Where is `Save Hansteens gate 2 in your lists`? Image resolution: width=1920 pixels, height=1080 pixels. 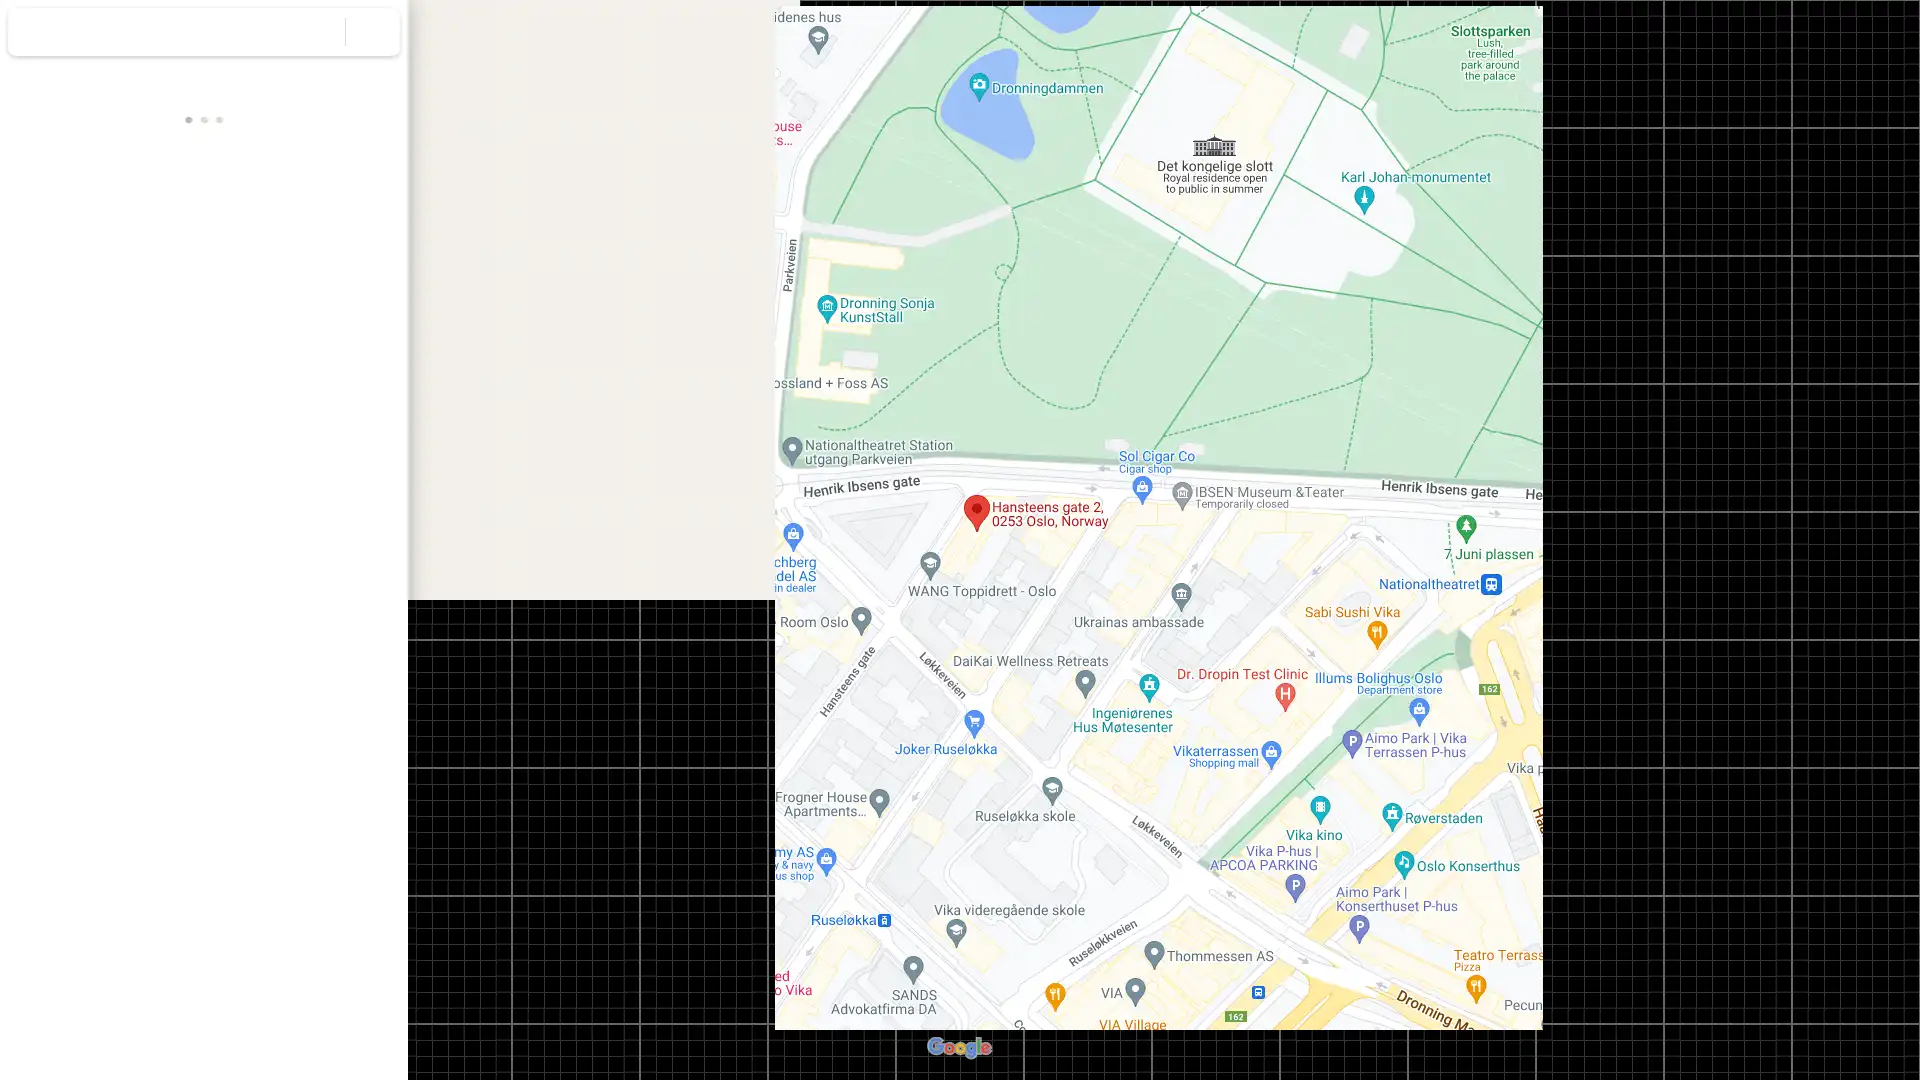
Save Hansteens gate 2 in your lists is located at coordinates (129, 401).